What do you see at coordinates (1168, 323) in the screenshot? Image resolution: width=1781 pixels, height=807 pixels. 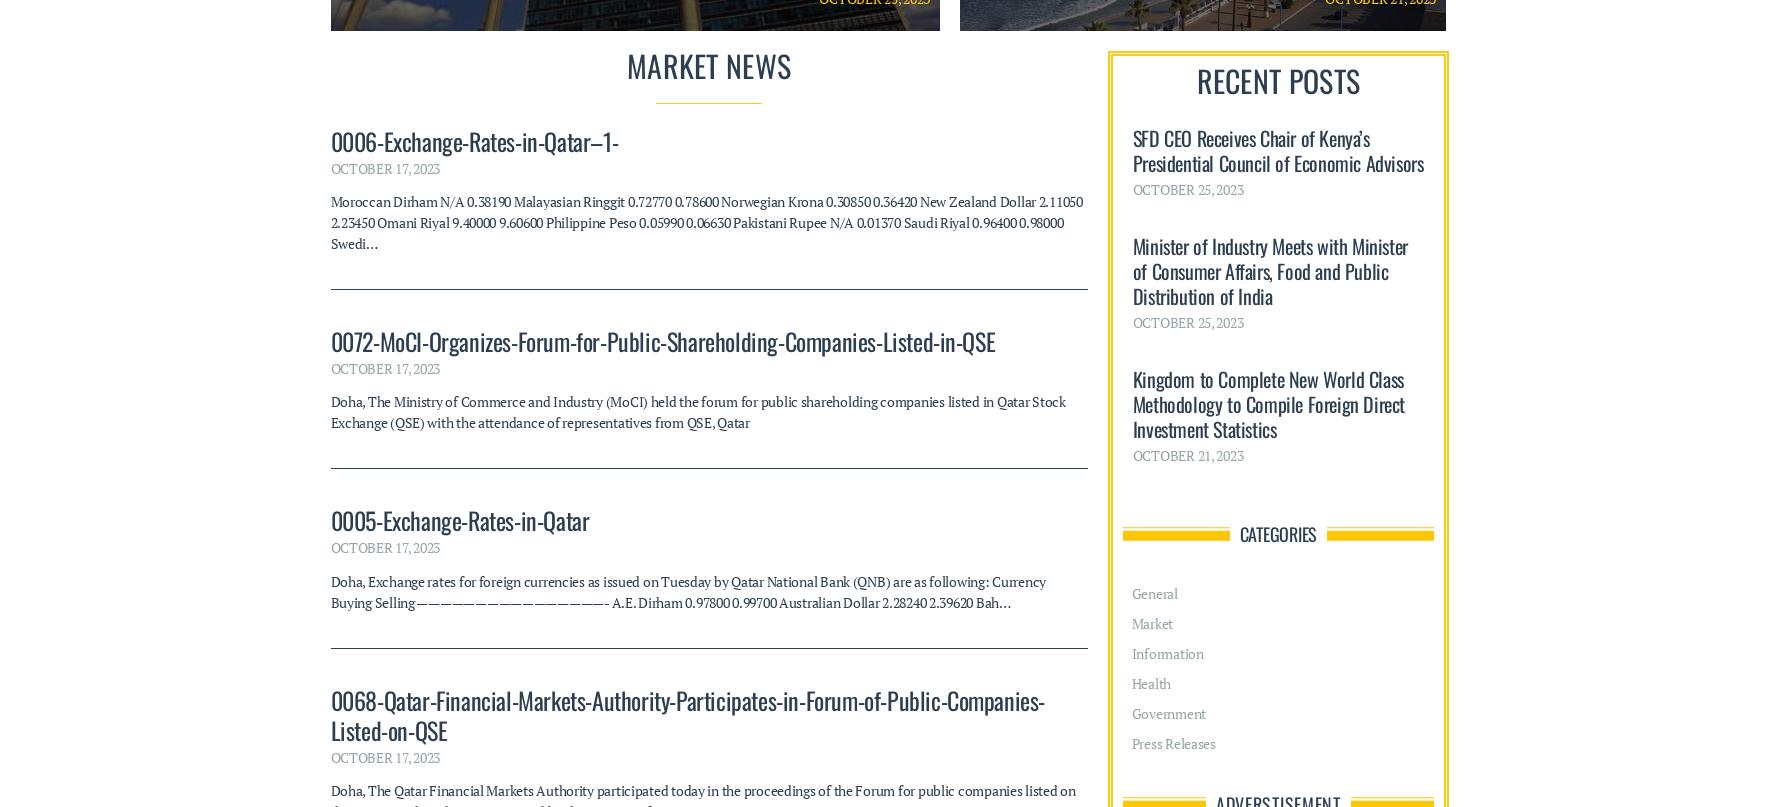 I see `'Government'` at bounding box center [1168, 323].